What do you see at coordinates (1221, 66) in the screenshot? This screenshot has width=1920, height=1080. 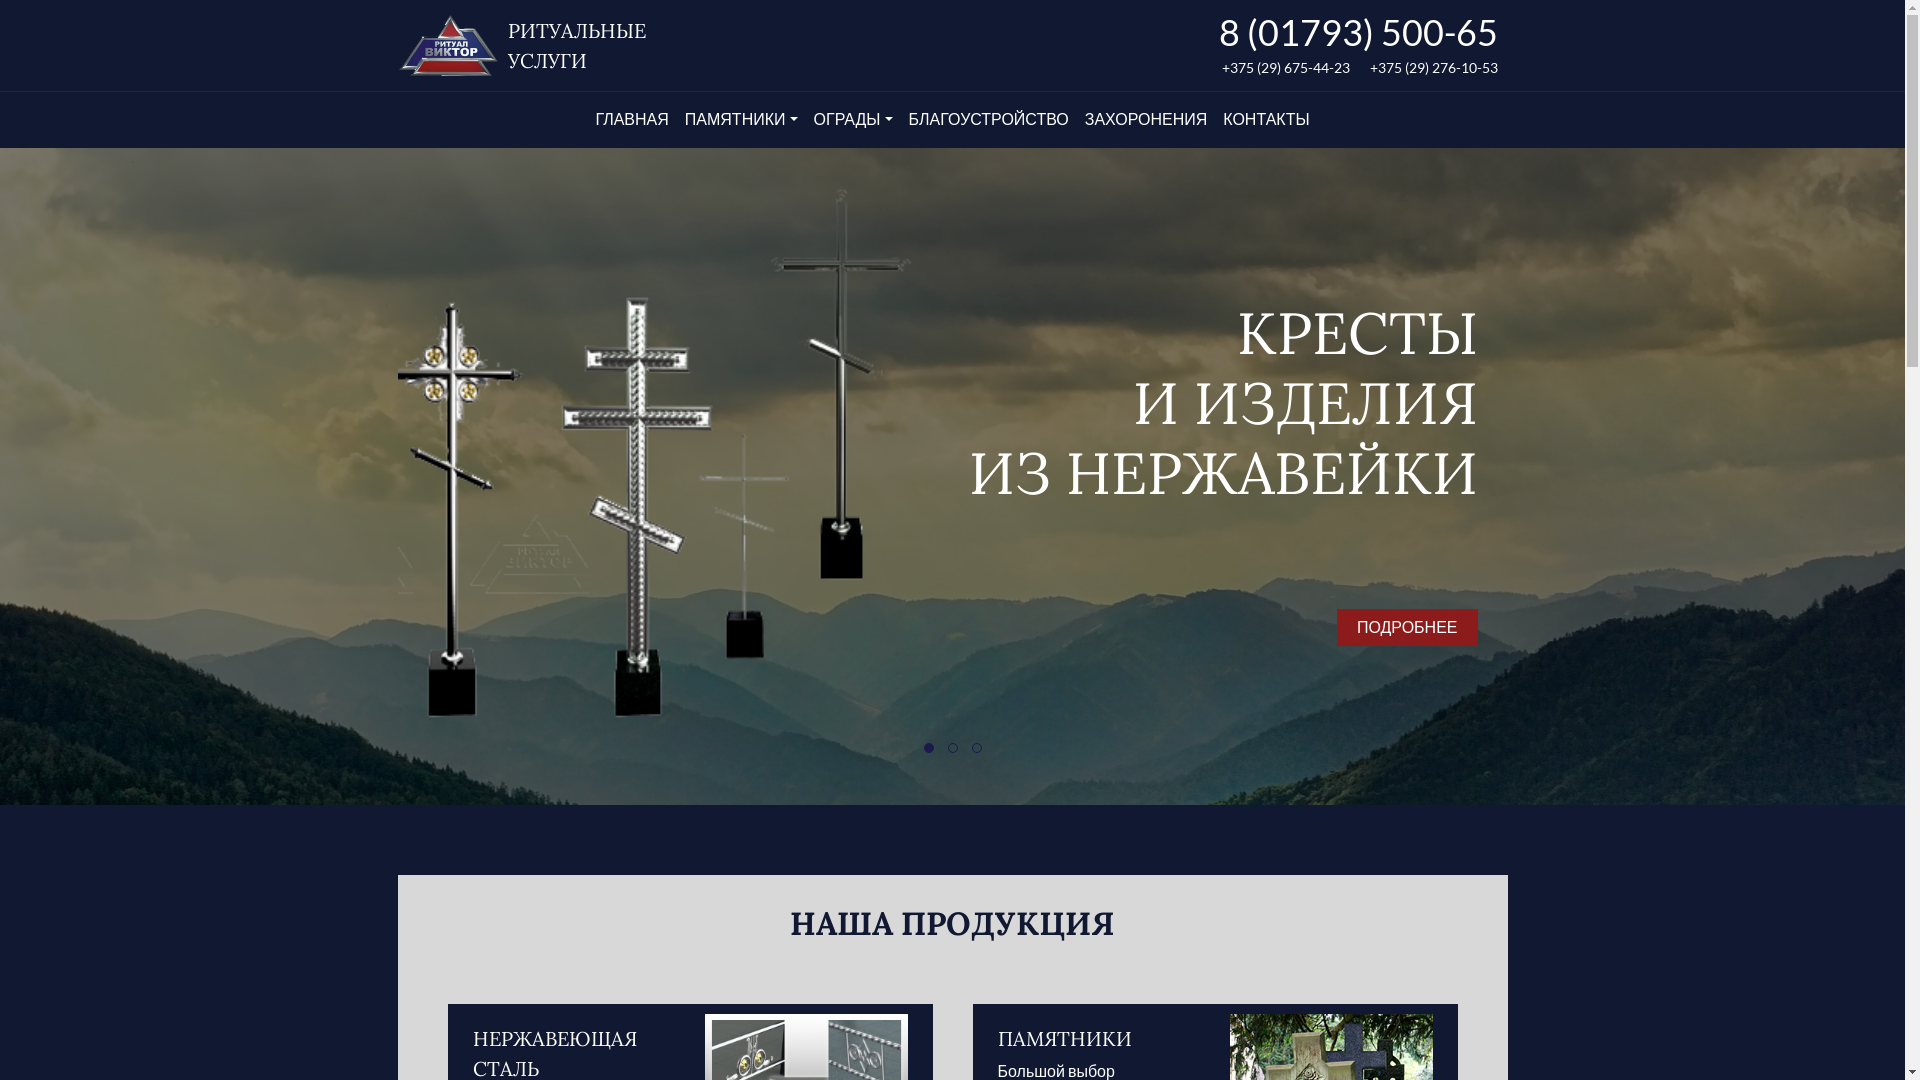 I see `'+375 (29) 675-44-23'` at bounding box center [1221, 66].